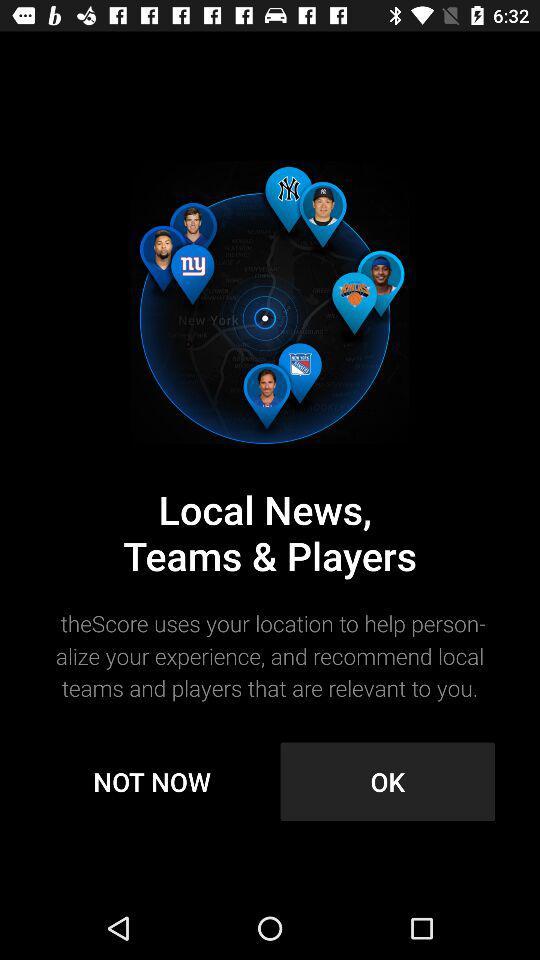  I want to click on the ok item, so click(387, 781).